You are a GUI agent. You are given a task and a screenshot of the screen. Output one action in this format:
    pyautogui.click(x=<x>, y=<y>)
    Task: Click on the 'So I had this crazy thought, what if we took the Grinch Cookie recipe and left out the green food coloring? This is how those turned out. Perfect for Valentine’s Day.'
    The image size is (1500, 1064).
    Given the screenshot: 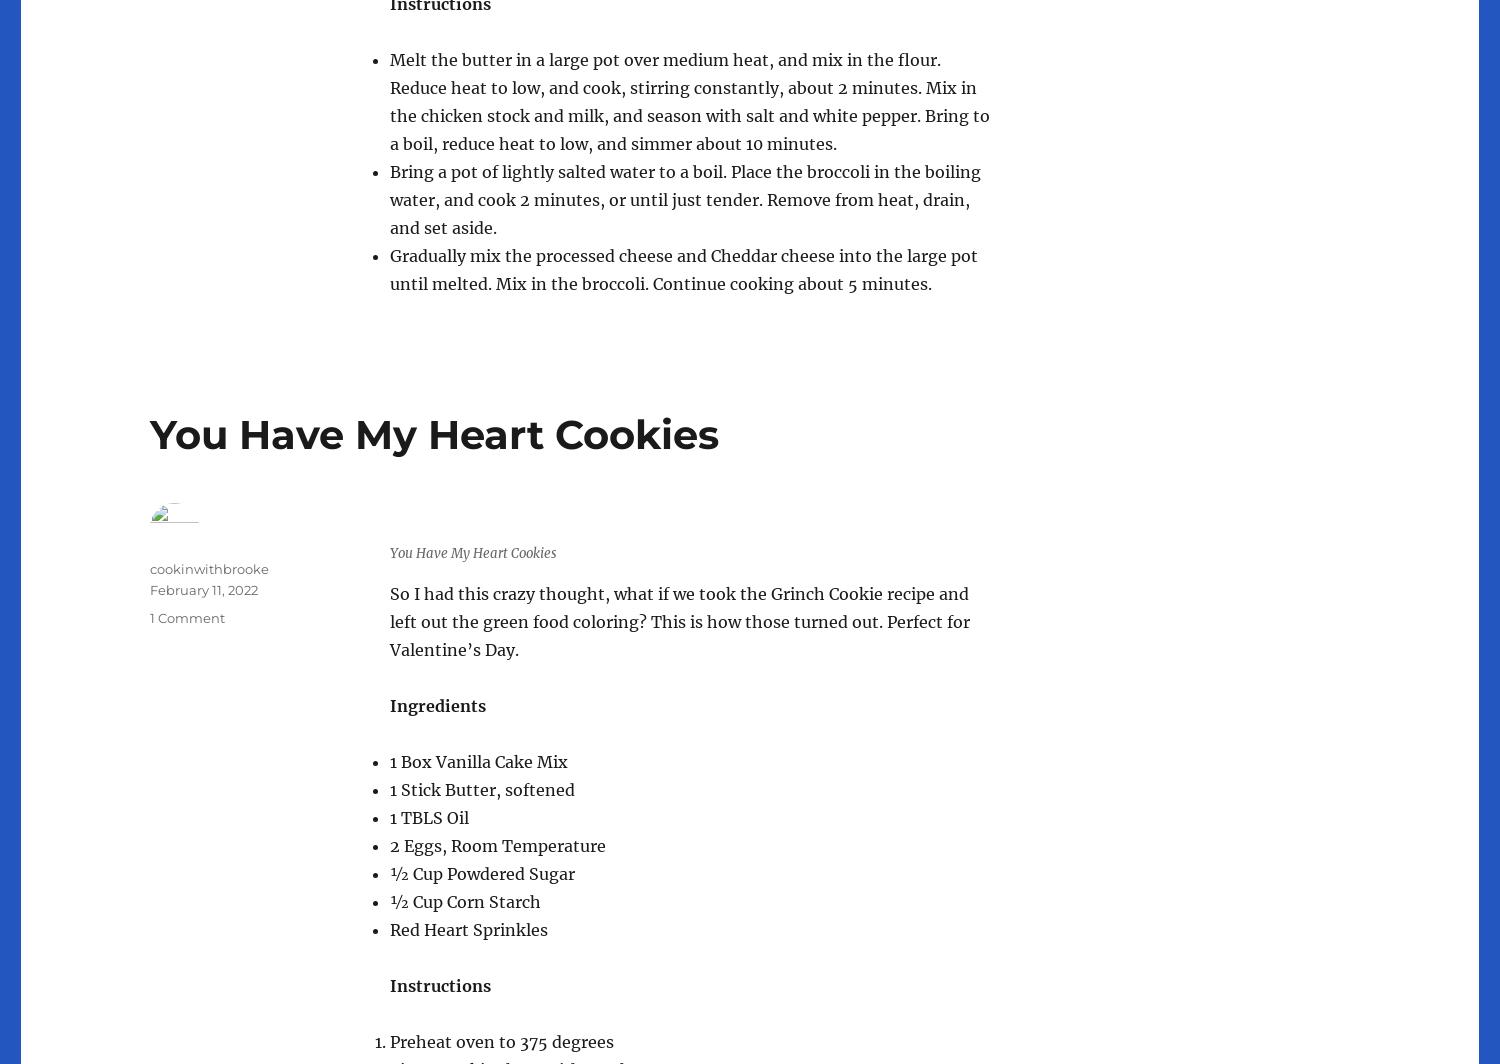 What is the action you would take?
    pyautogui.click(x=679, y=620)
    